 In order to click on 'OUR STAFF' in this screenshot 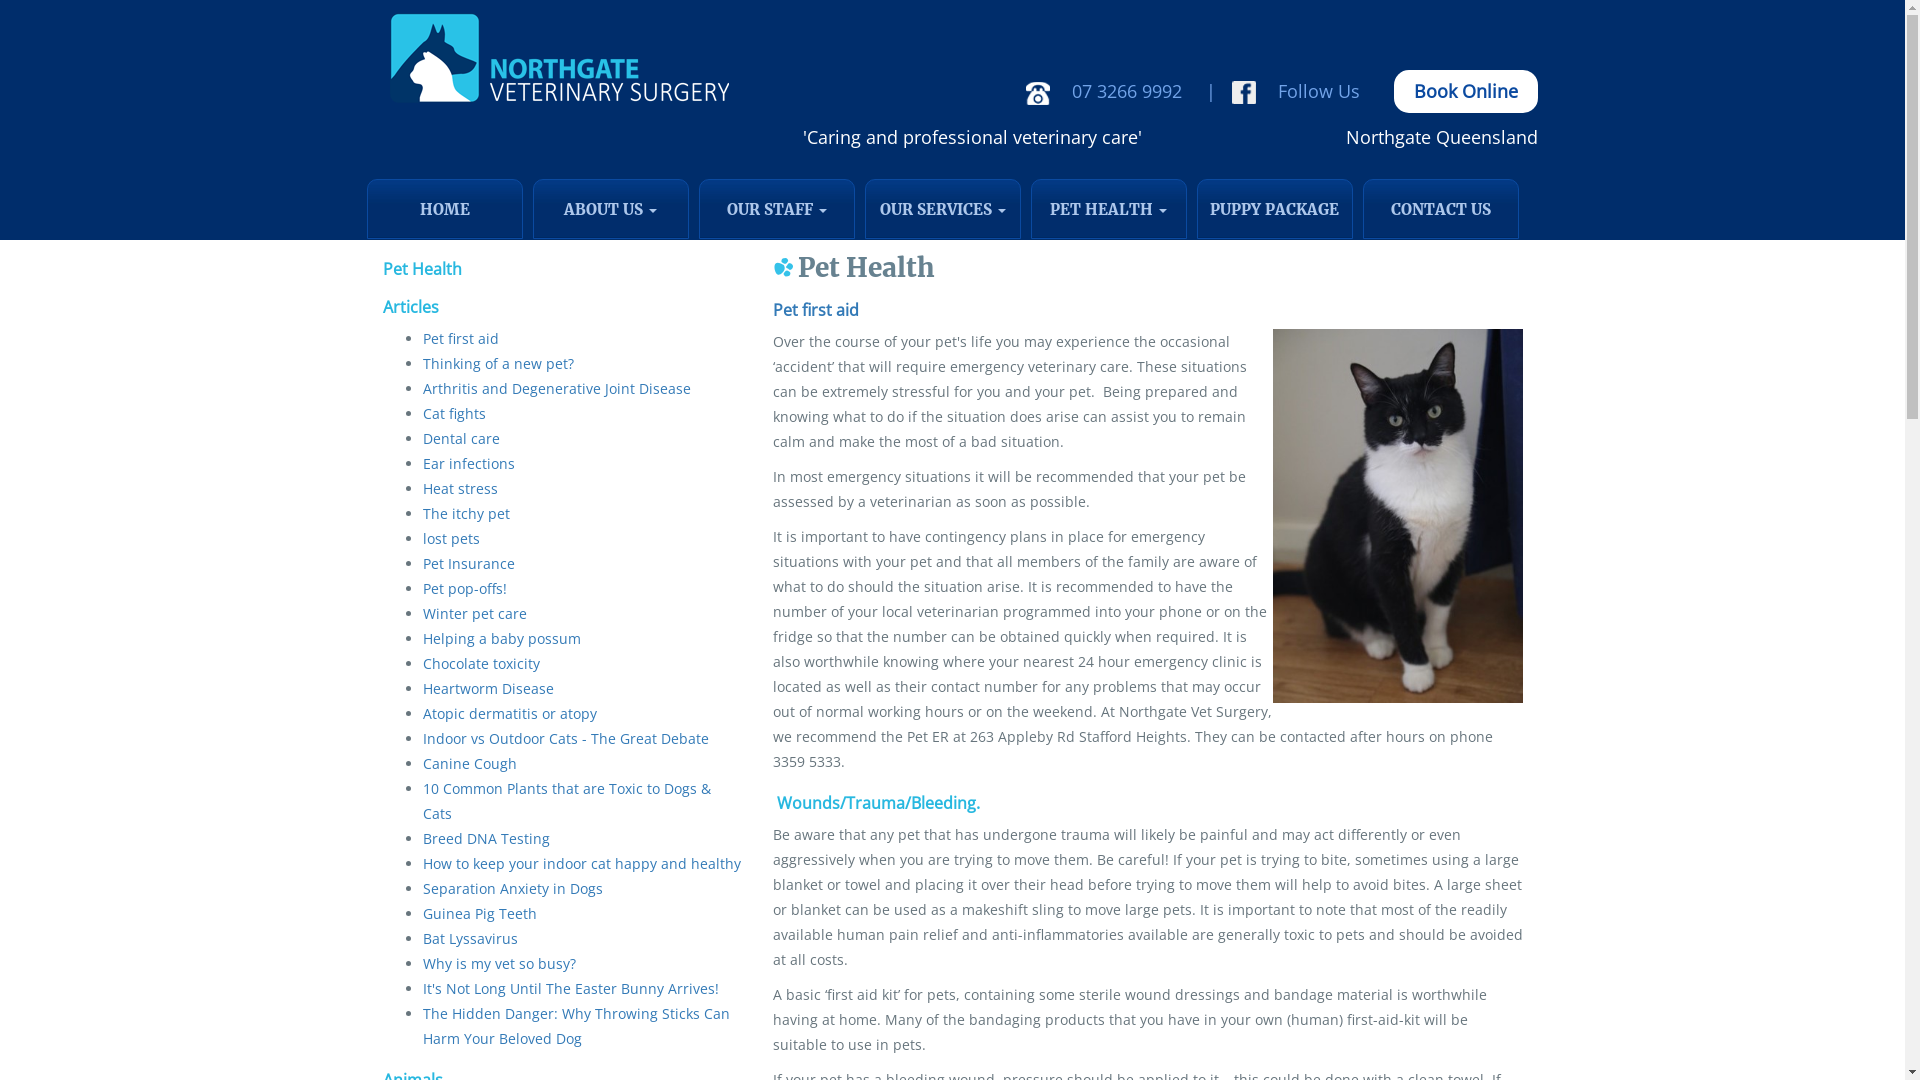, I will do `click(775, 208)`.